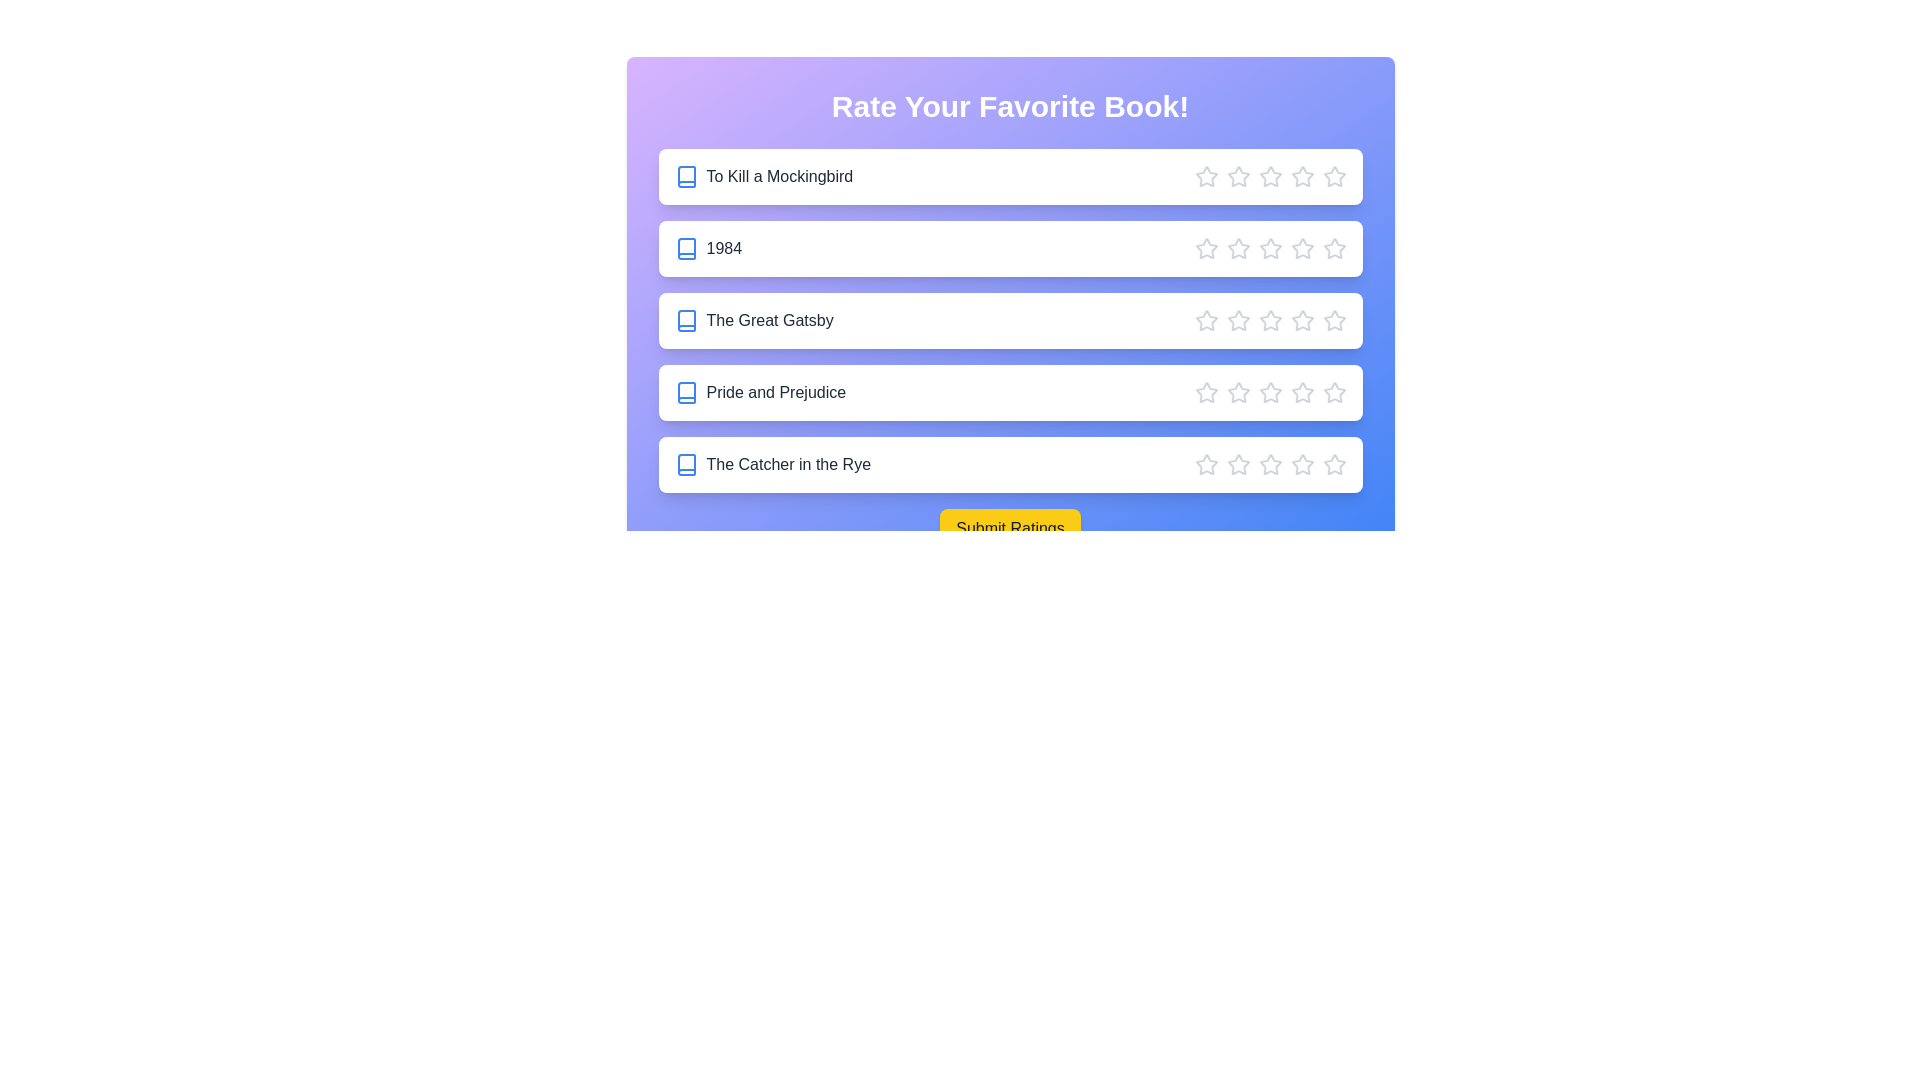  What do you see at coordinates (1269, 248) in the screenshot?
I see `the star corresponding to 3 stars for the book 1984` at bounding box center [1269, 248].